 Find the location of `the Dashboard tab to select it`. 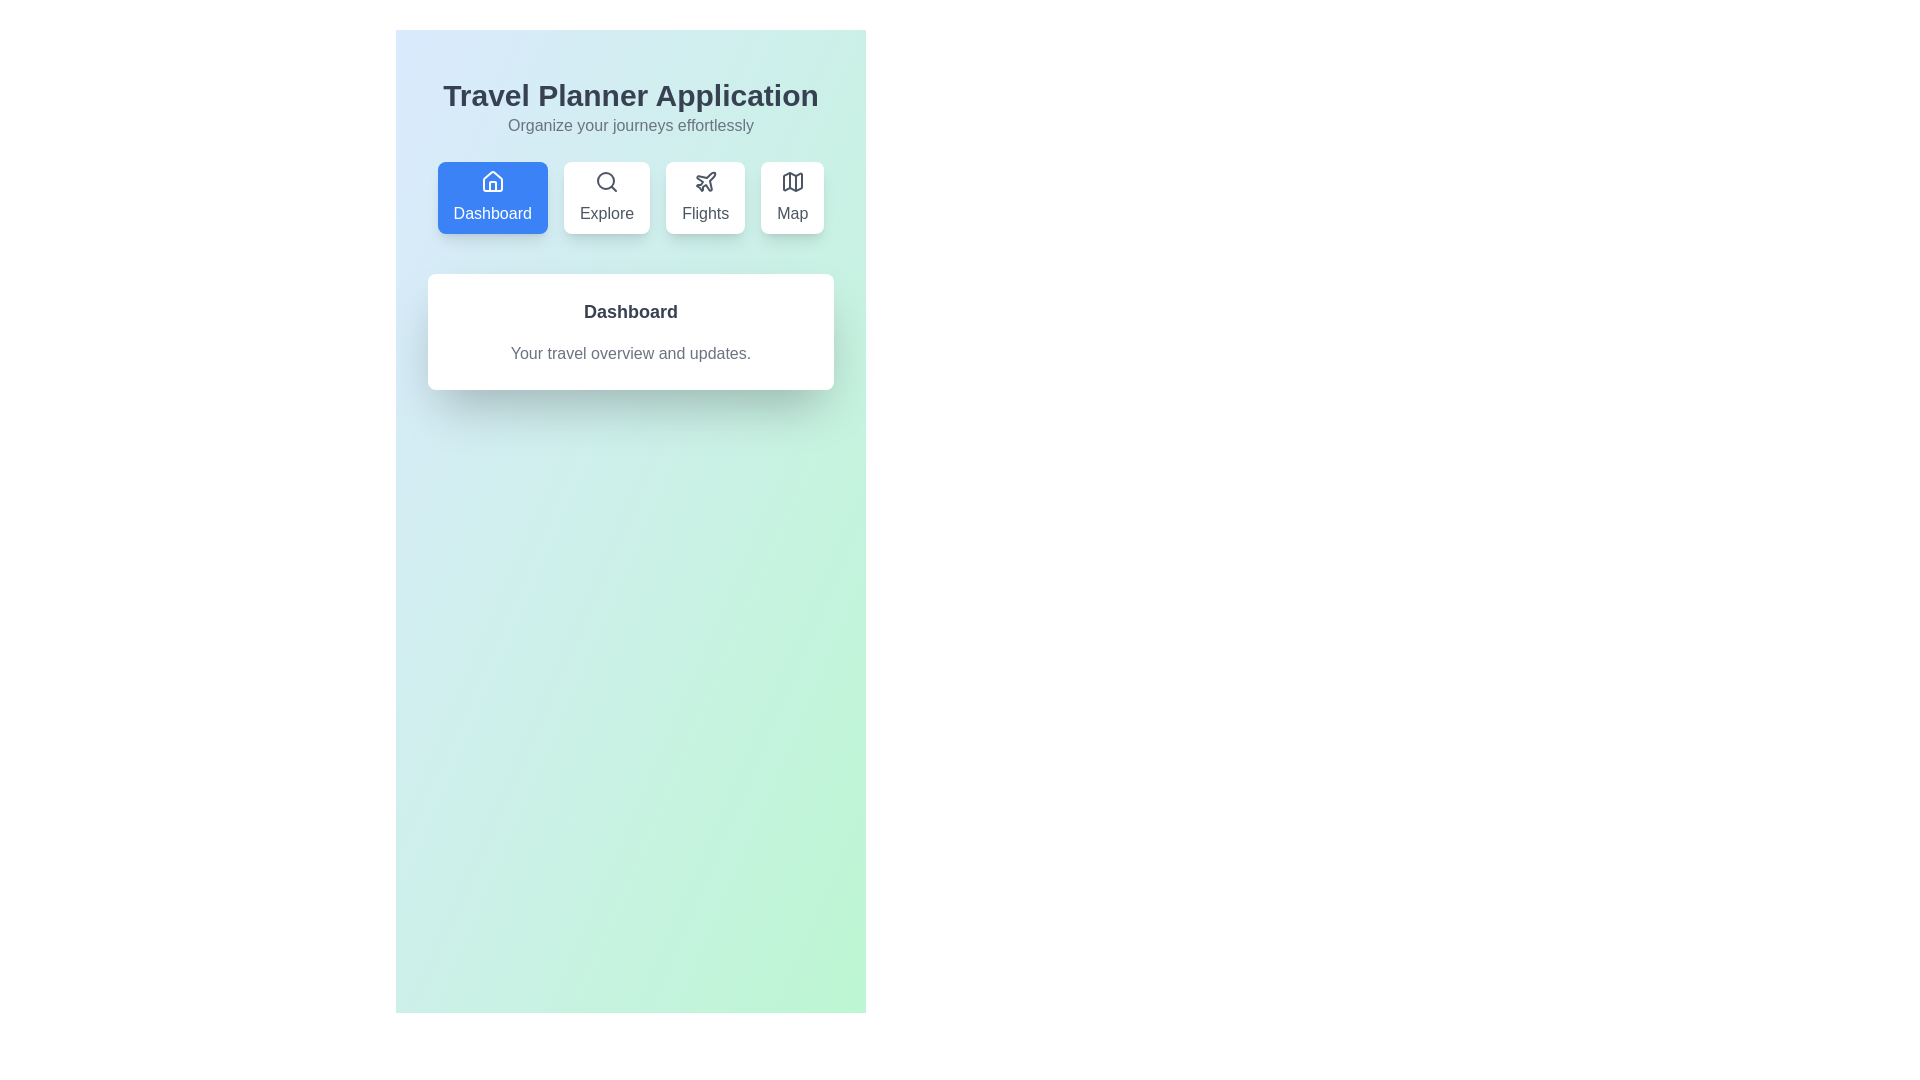

the Dashboard tab to select it is located at coordinates (492, 197).